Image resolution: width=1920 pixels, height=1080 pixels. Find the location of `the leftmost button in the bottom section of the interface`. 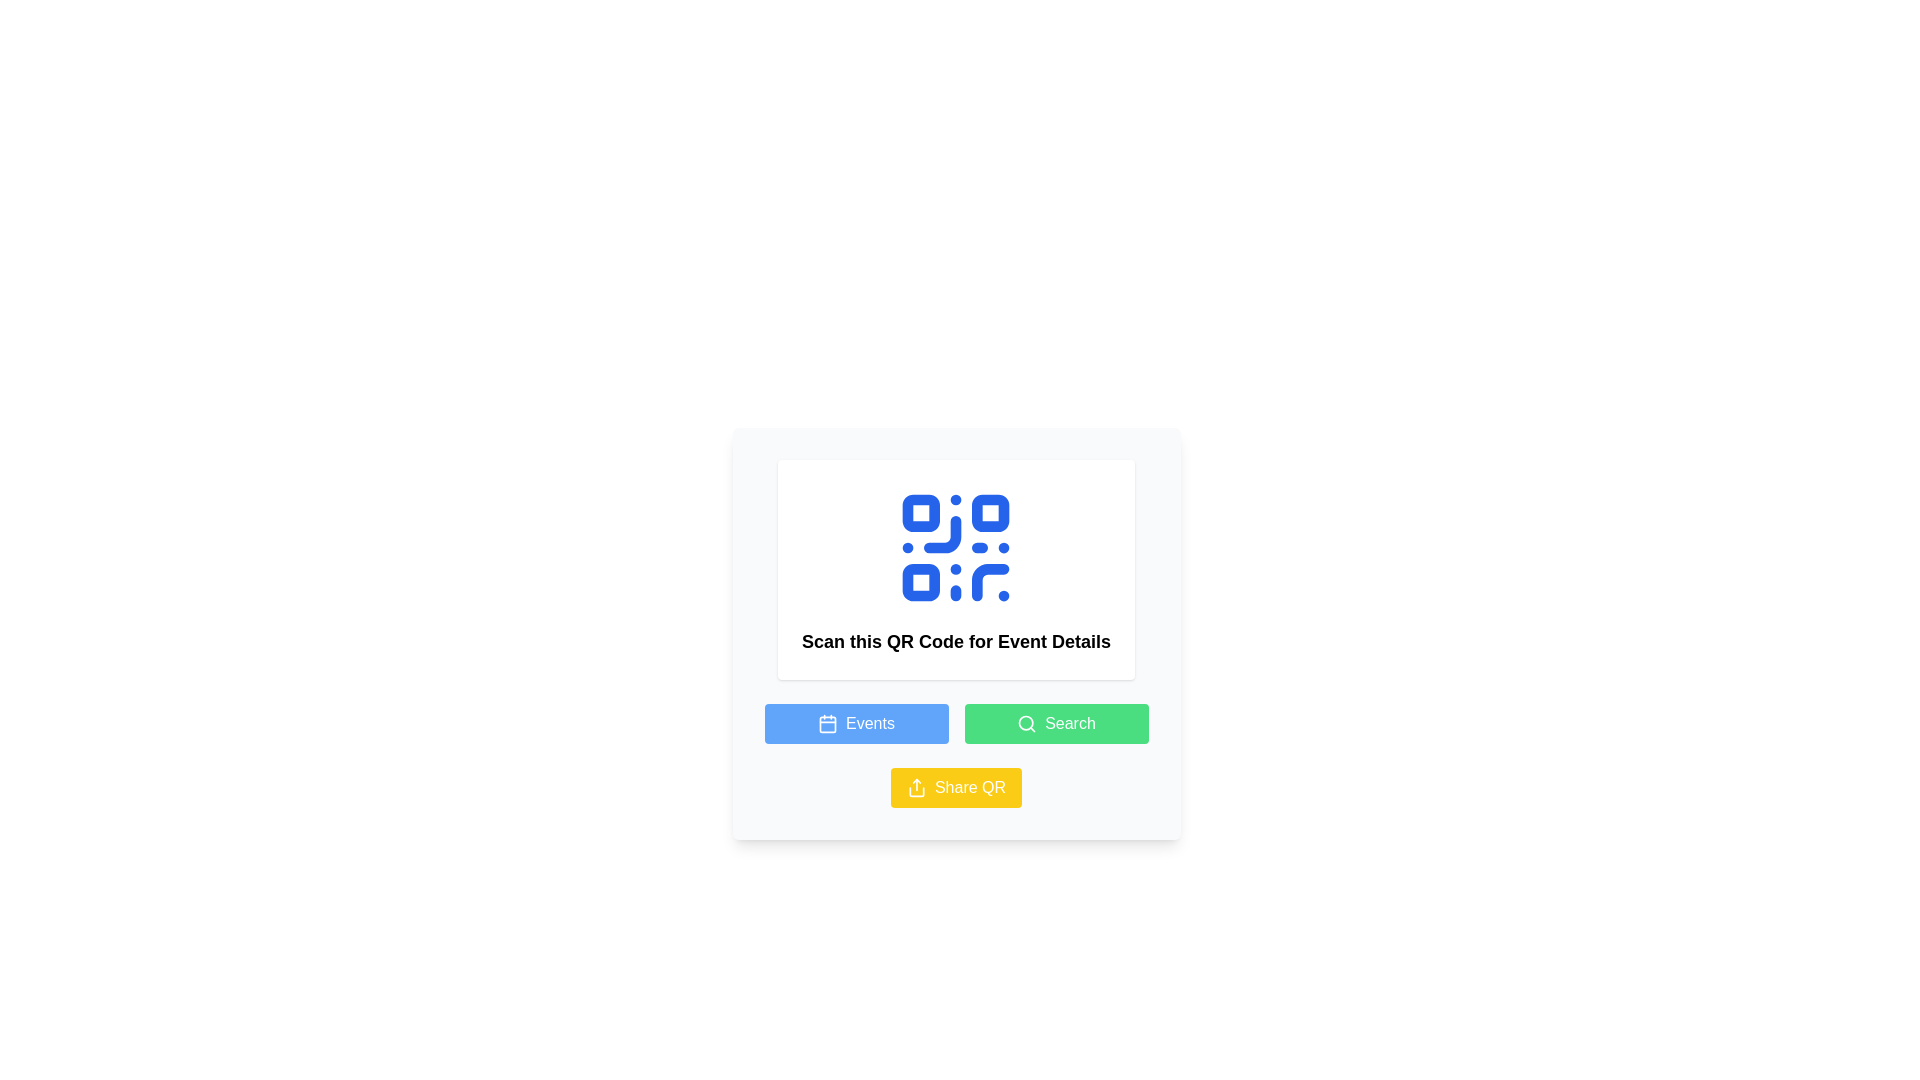

the leftmost button in the bottom section of the interface is located at coordinates (856, 724).